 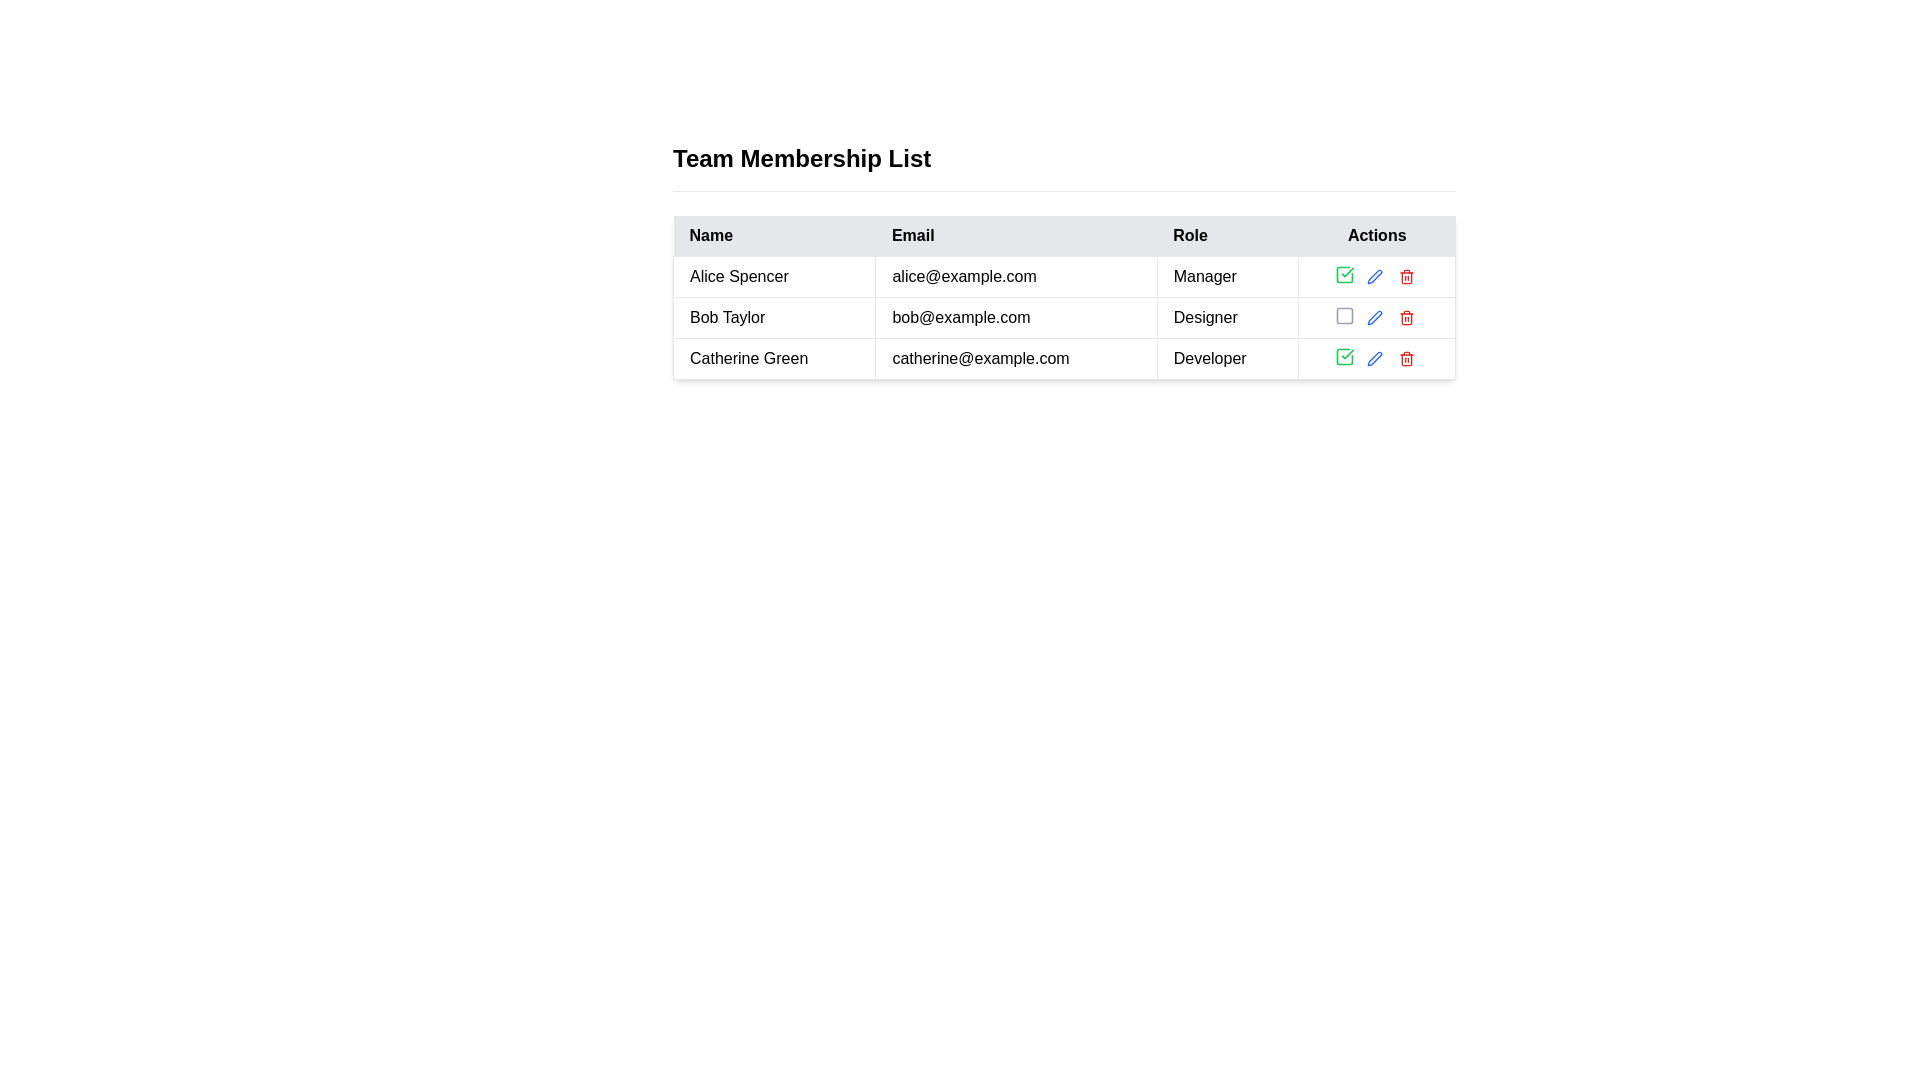 I want to click on the text label displaying 'Developer' in the third column of the third row in the table, indicating a team member's role, so click(x=1227, y=357).